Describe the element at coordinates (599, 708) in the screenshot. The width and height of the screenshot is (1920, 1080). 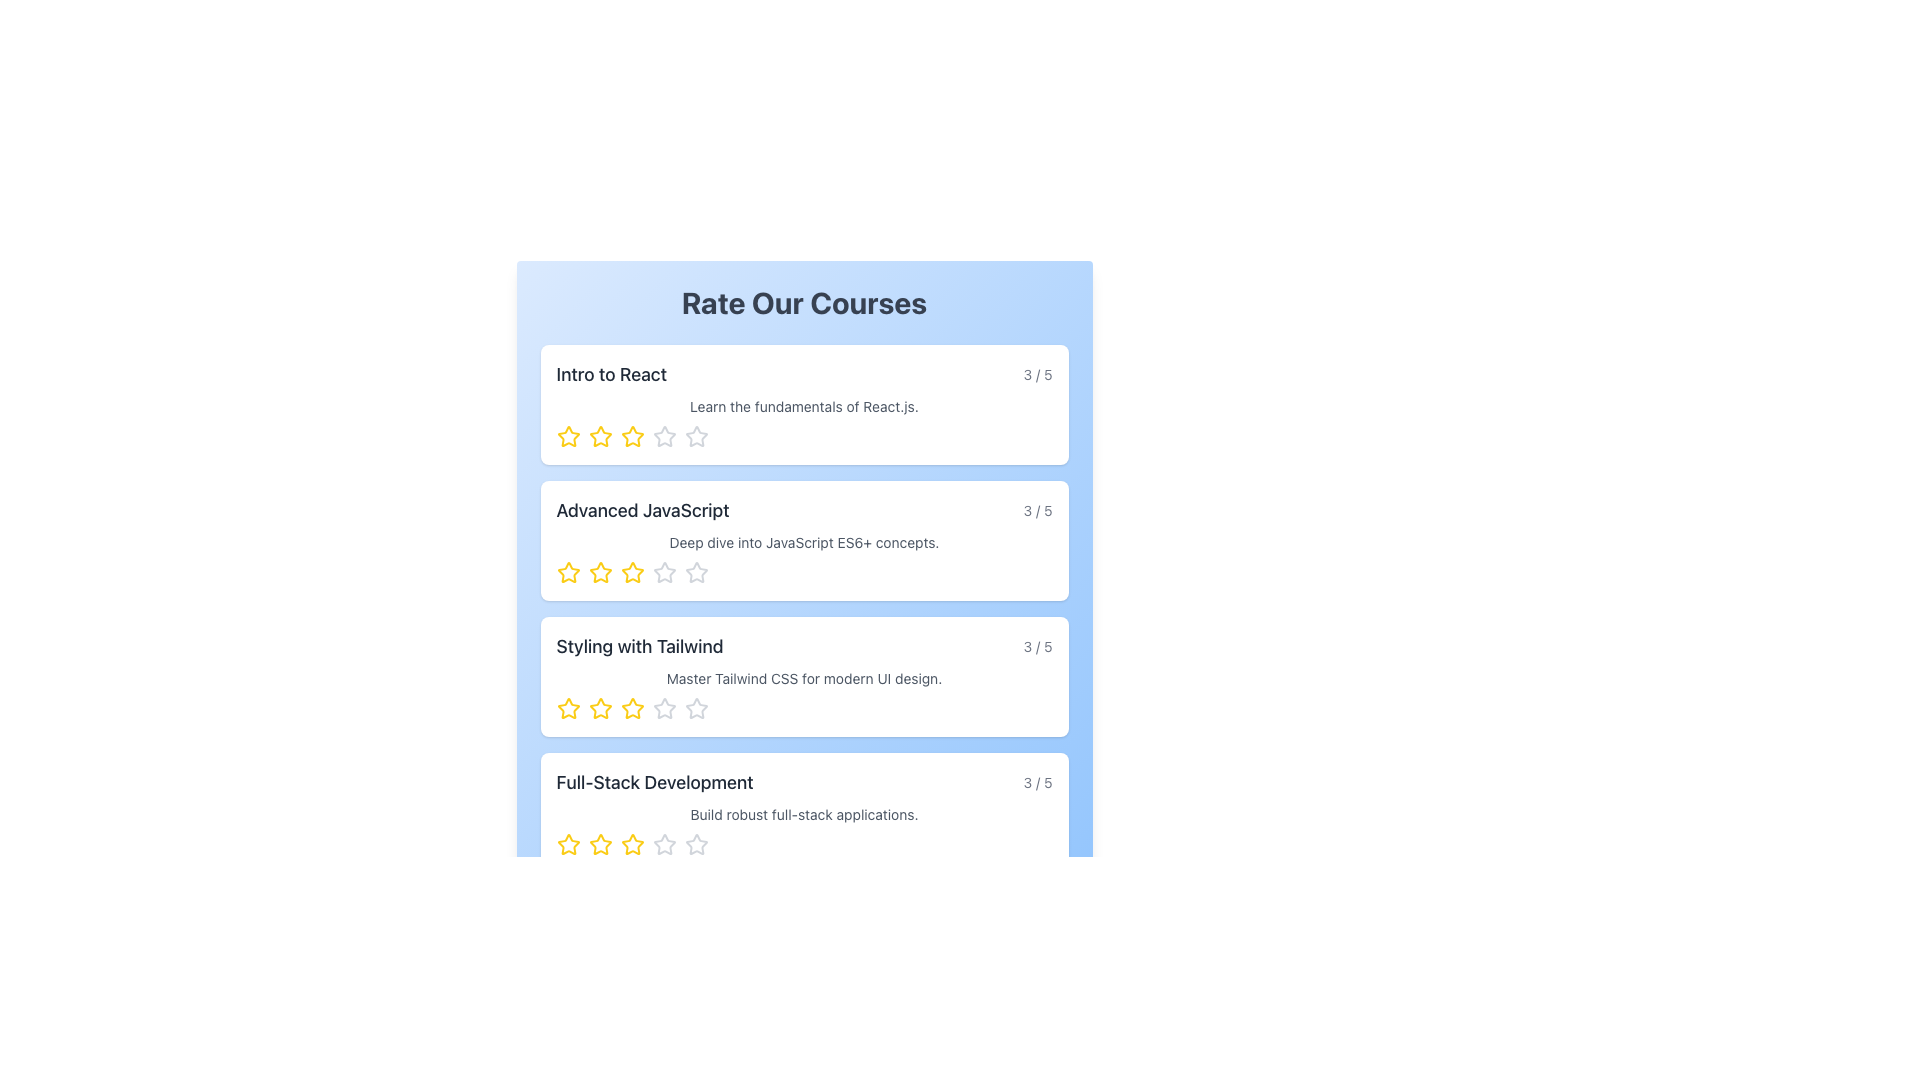
I see `the second star button in the rating row for the 'Styling with Tailwind' course` at that location.